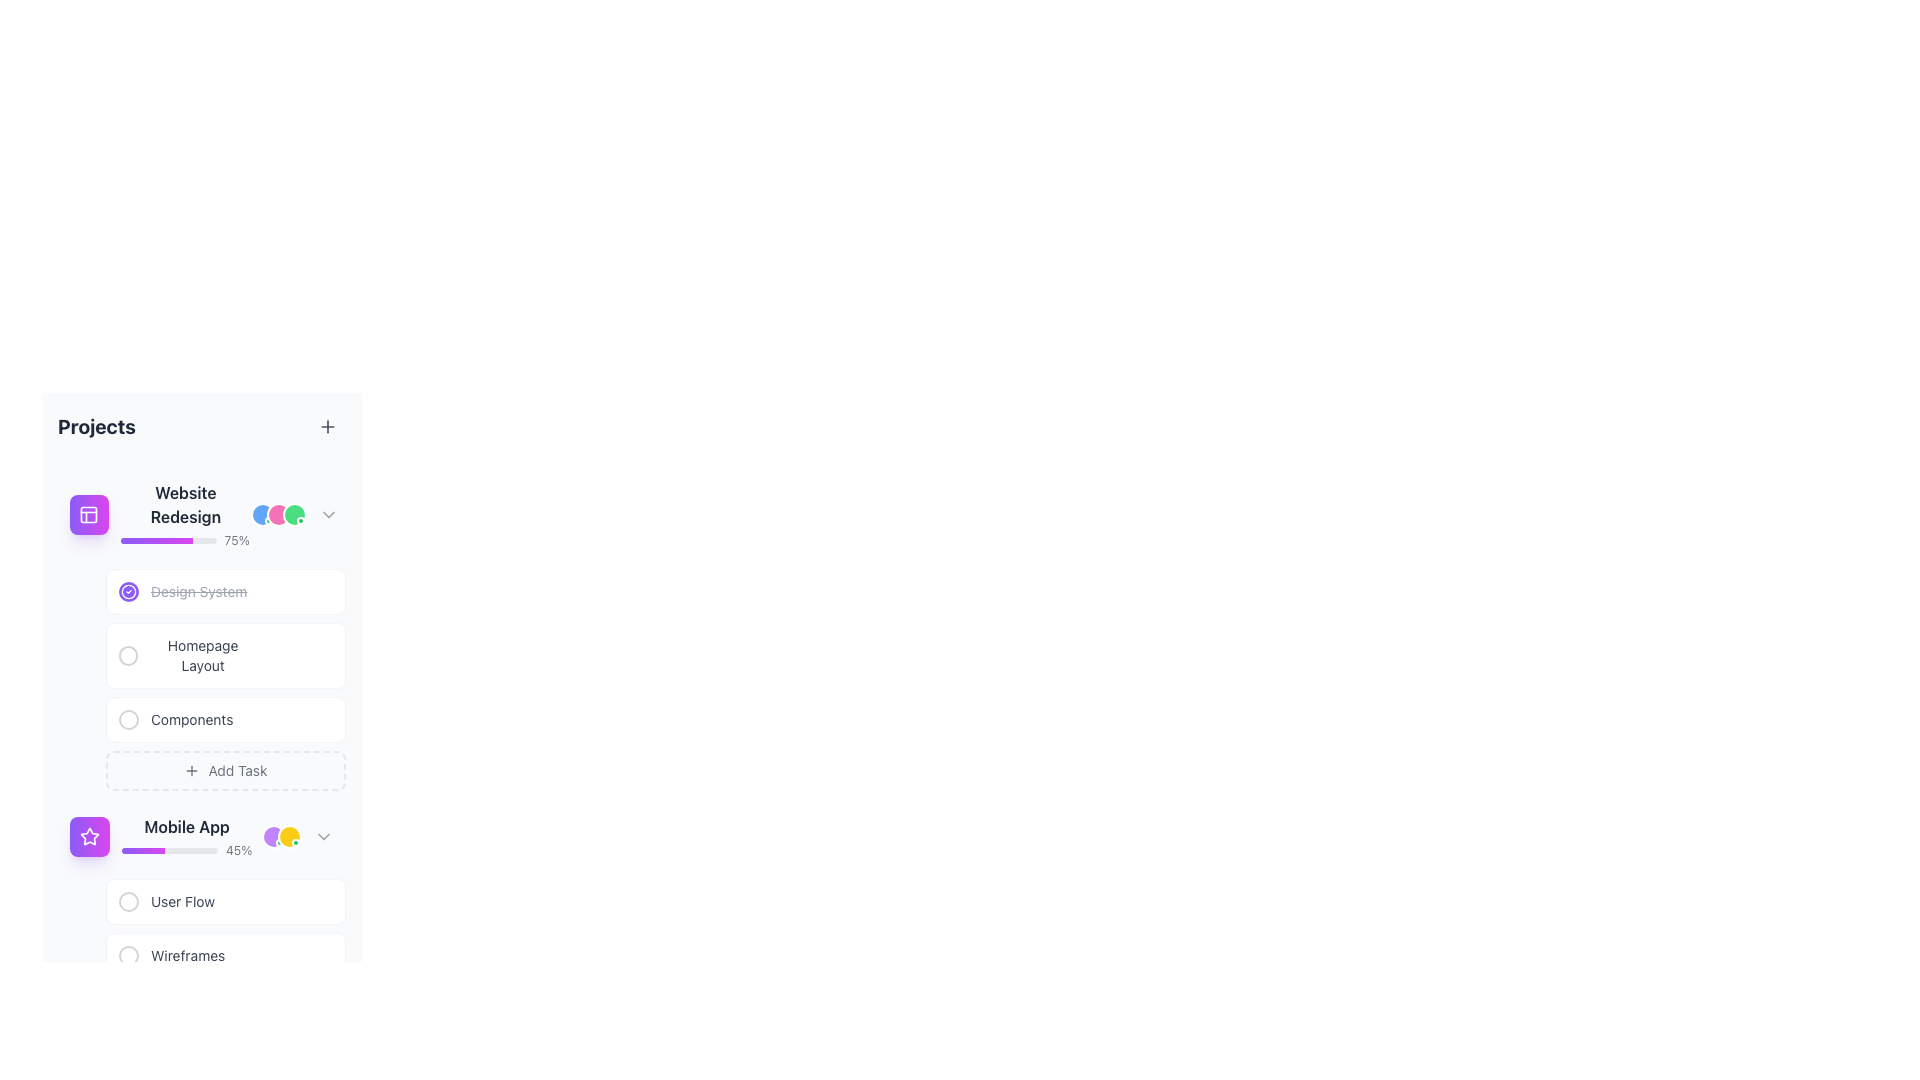  What do you see at coordinates (185, 514) in the screenshot?
I see `the progress bar element representing the 'Website Redesign' project in the project management dashboard` at bounding box center [185, 514].